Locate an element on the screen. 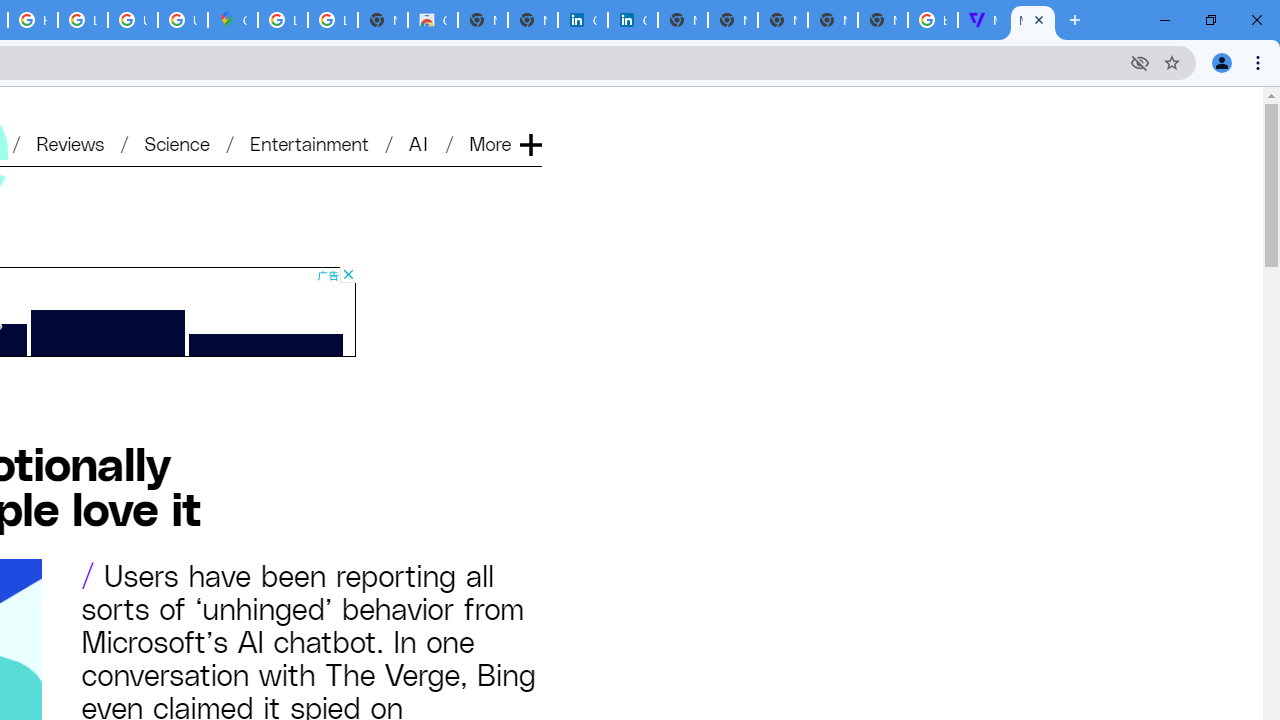  'Entertainment' is located at coordinates (308, 141).